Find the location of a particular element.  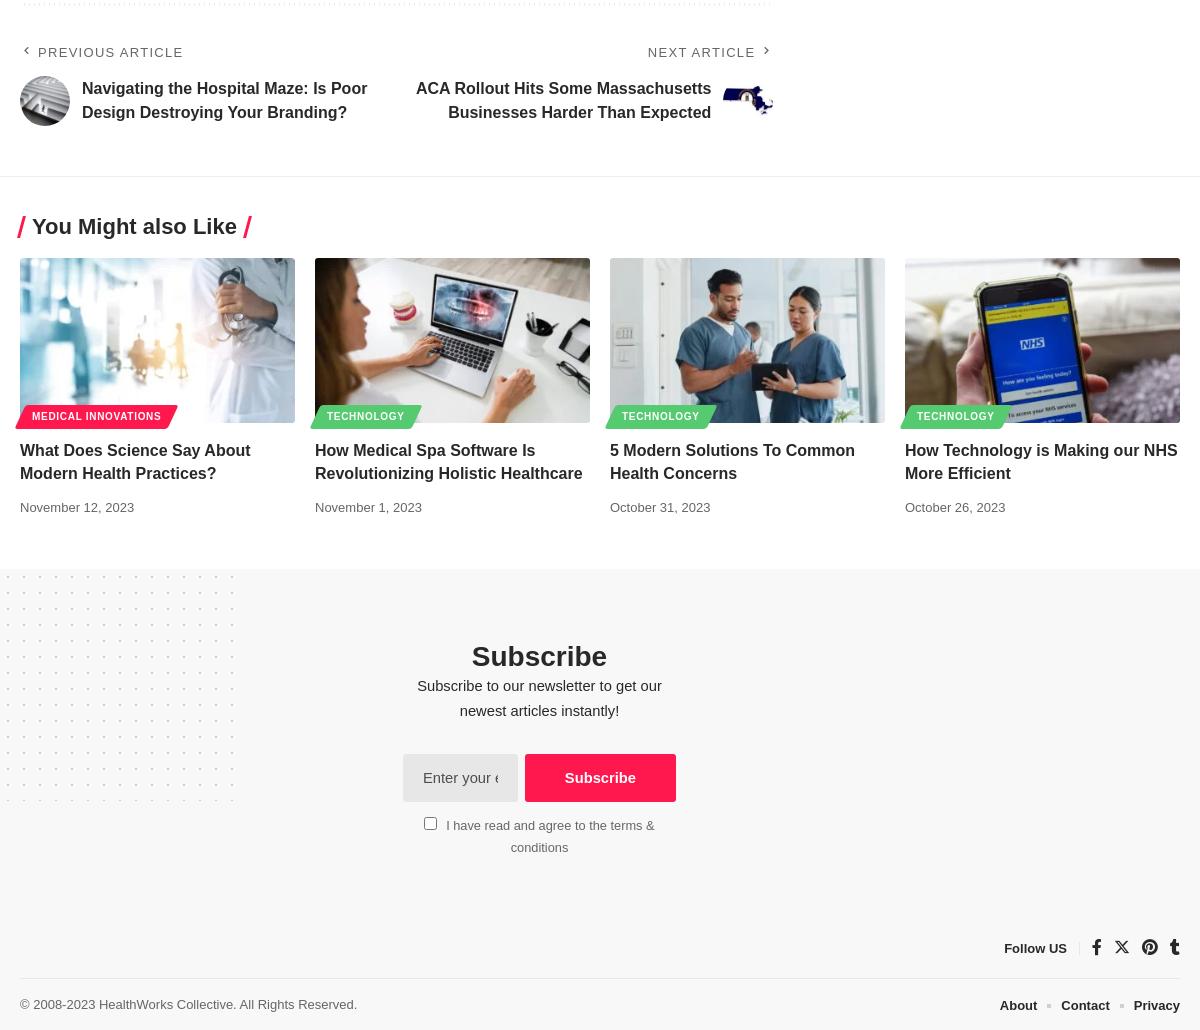

'5 Modern Solutions To Common Health Concerns' is located at coordinates (732, 460).